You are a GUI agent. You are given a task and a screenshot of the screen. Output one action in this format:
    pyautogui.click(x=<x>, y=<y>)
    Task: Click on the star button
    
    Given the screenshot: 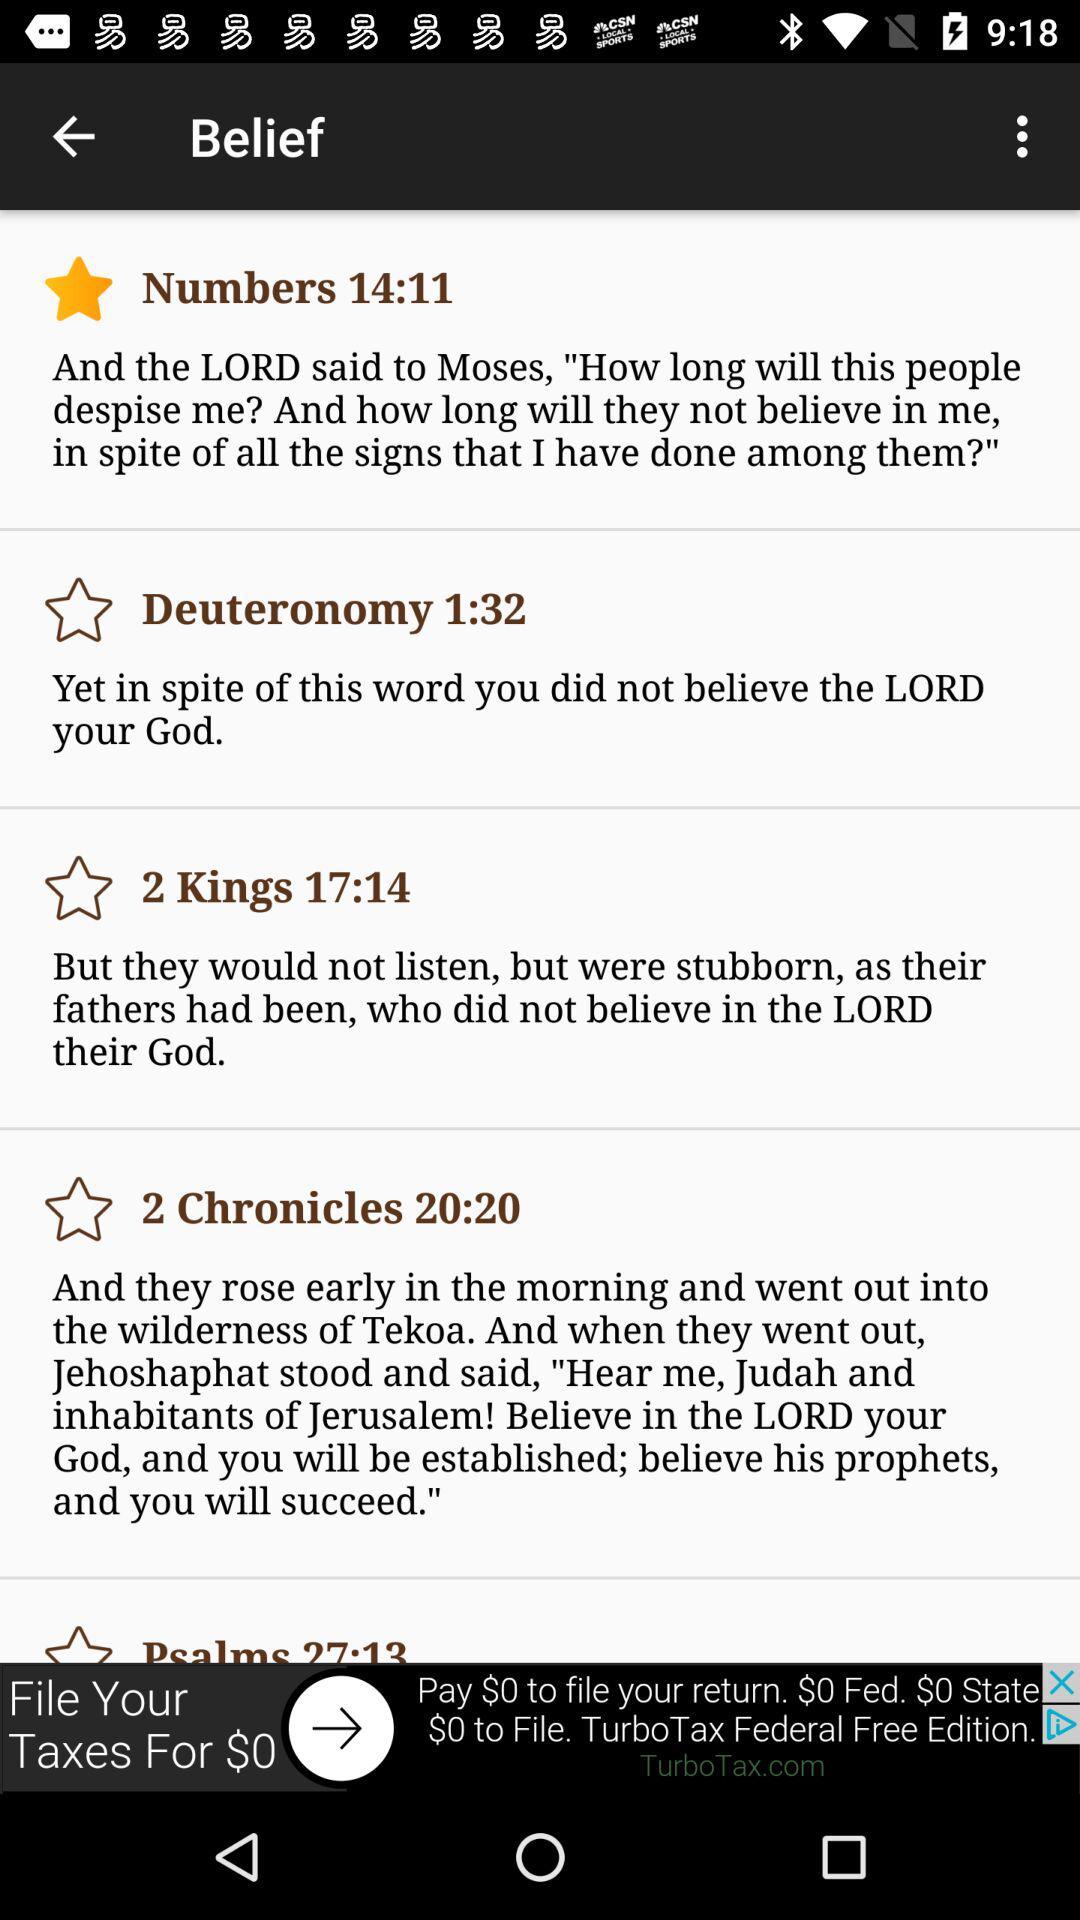 What is the action you would take?
    pyautogui.click(x=77, y=287)
    